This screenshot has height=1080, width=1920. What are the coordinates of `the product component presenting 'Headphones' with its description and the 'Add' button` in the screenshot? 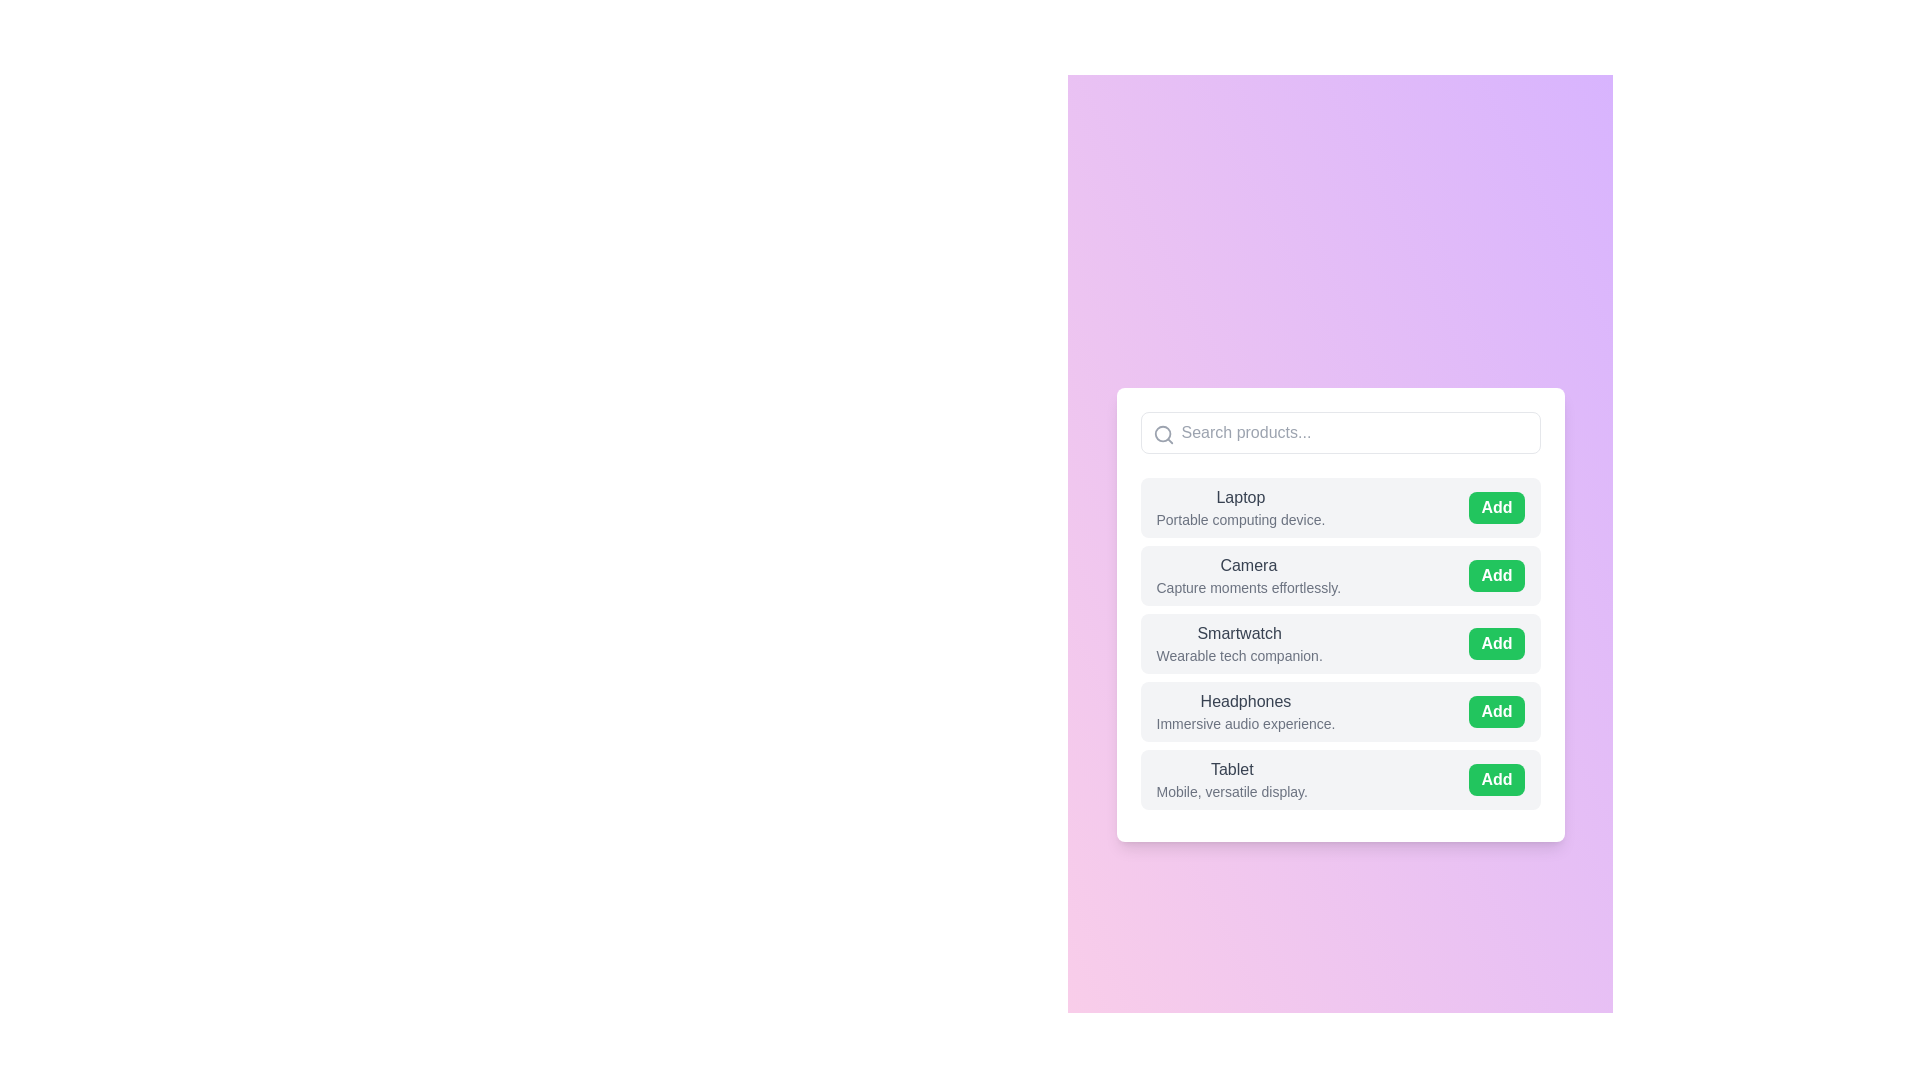 It's located at (1340, 711).